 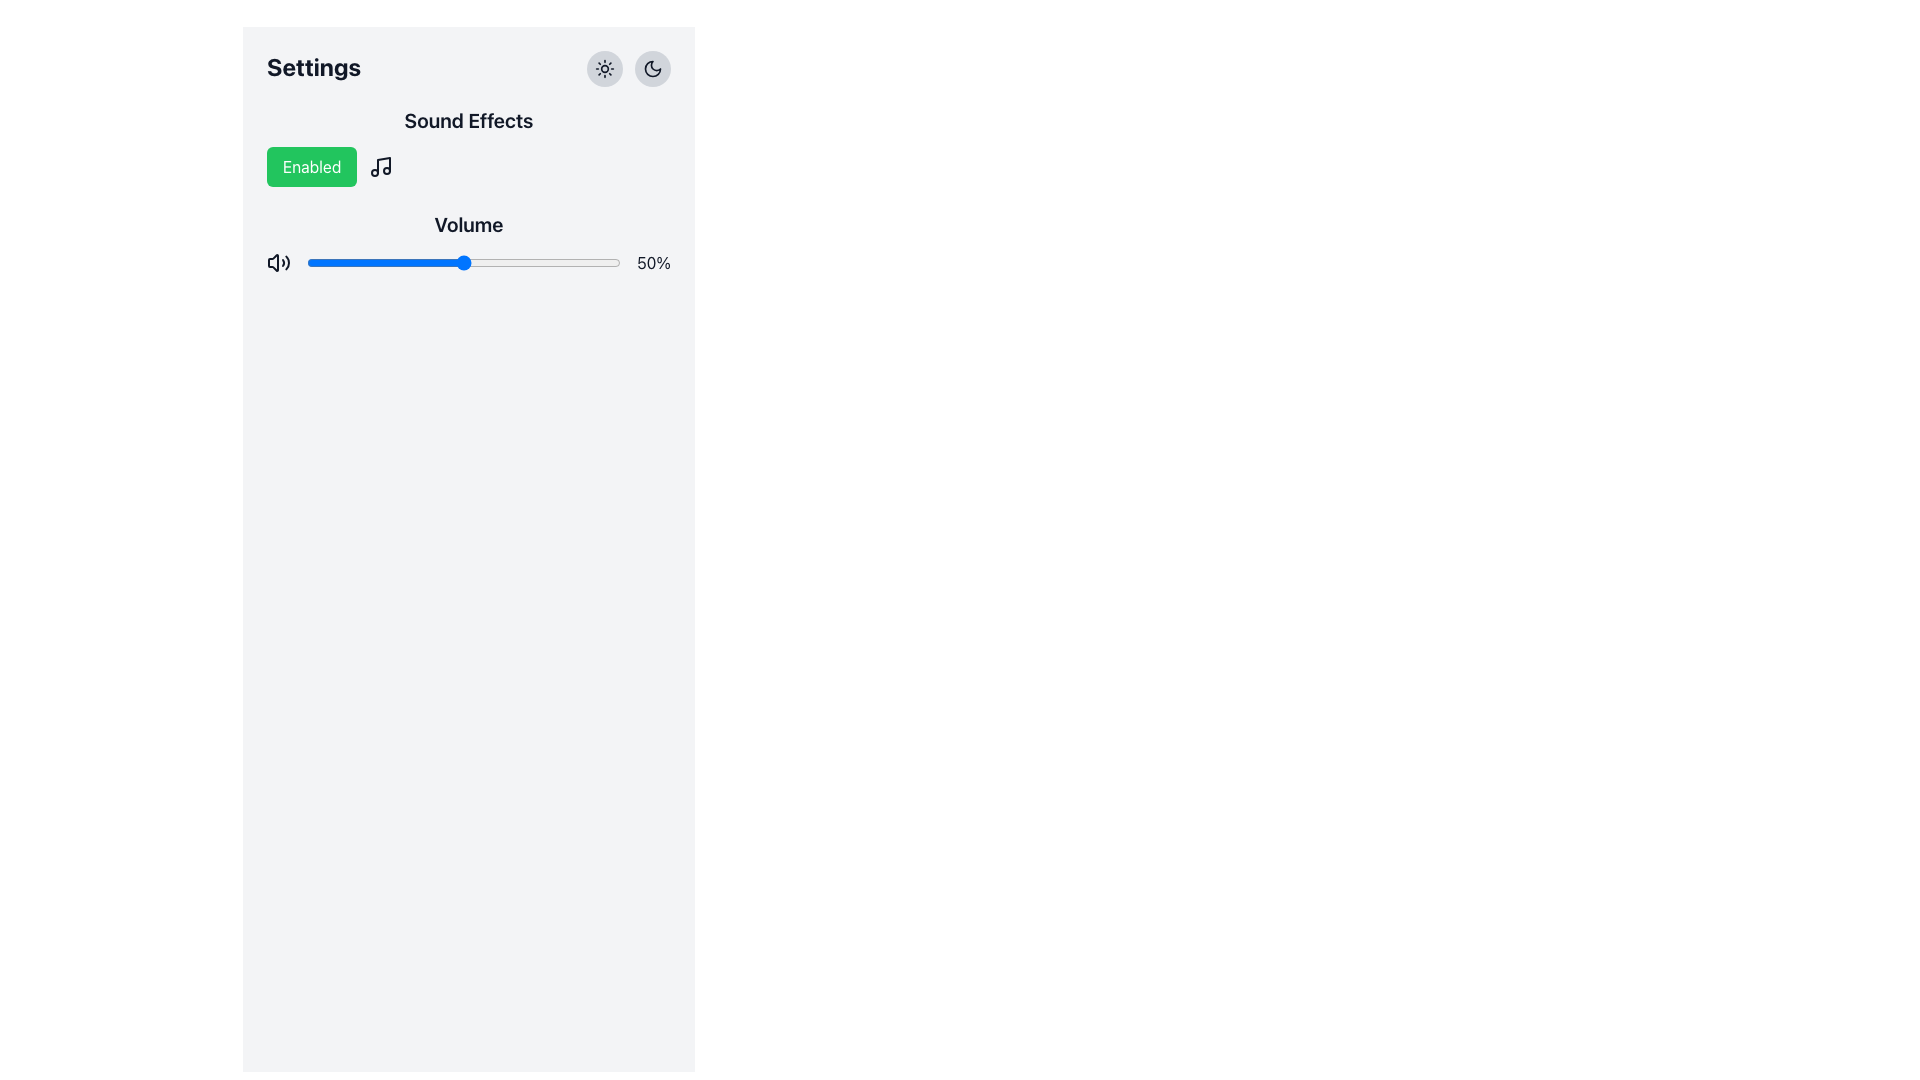 I want to click on the slider, so click(x=585, y=261).